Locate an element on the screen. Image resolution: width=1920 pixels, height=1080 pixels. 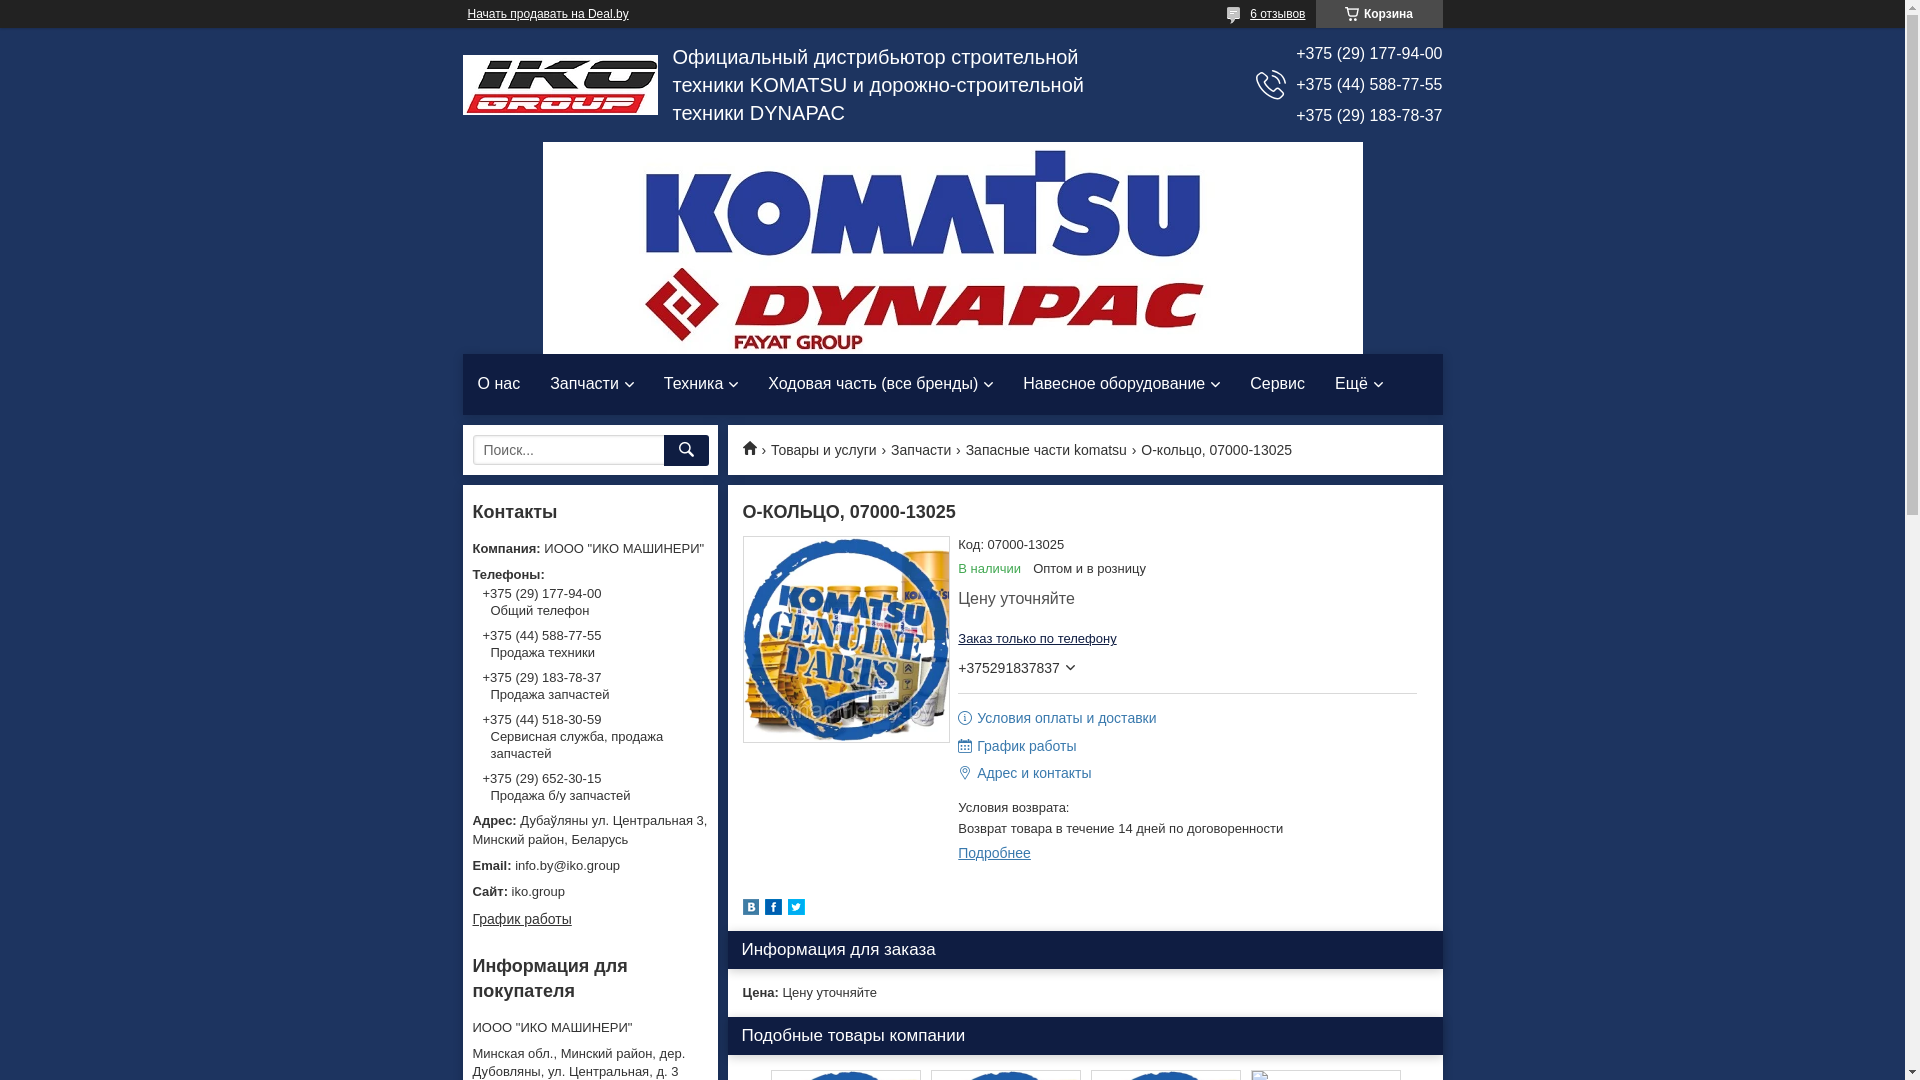
'iko.group' is located at coordinates (588, 890).